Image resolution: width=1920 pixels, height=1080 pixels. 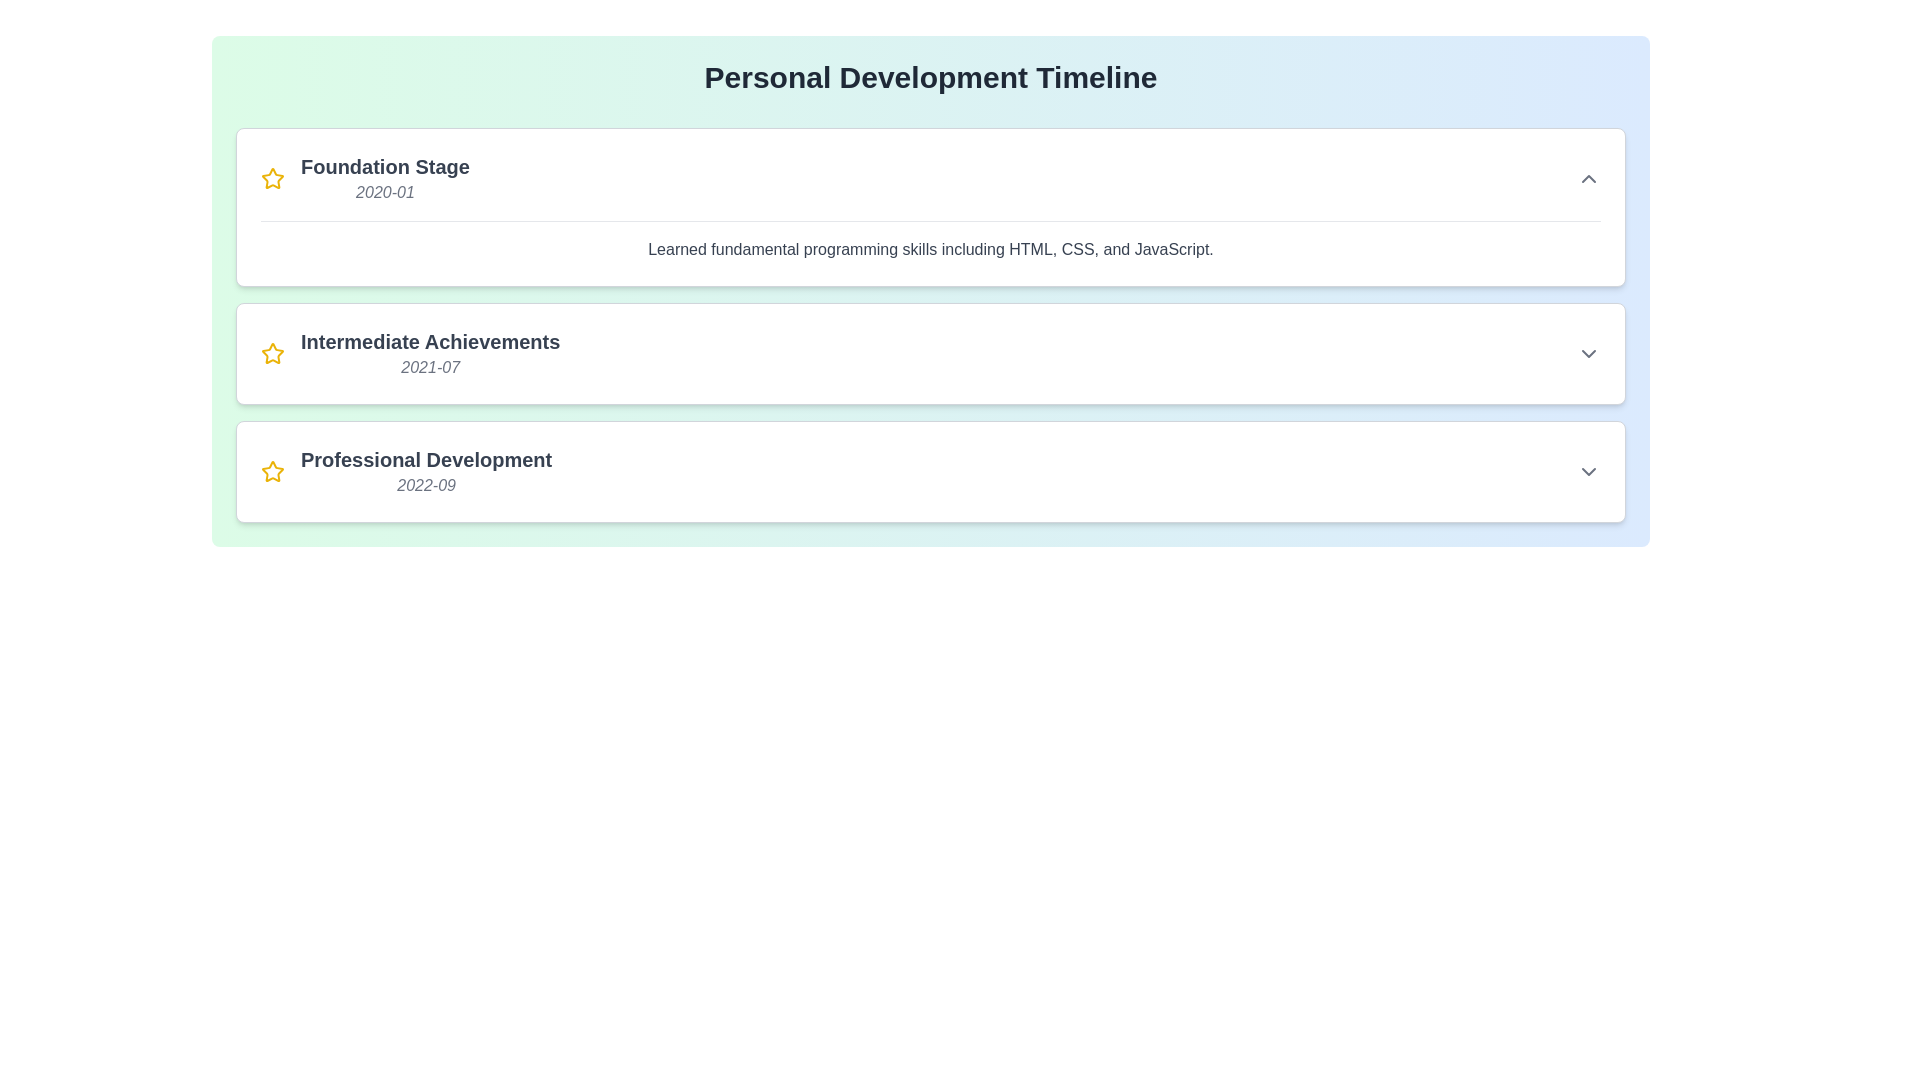 What do you see at coordinates (385, 165) in the screenshot?
I see `the left-aligned text element that serves as a title for the 'Foundation Stage' entry in the timeline, positioned above the '2020-01' label` at bounding box center [385, 165].